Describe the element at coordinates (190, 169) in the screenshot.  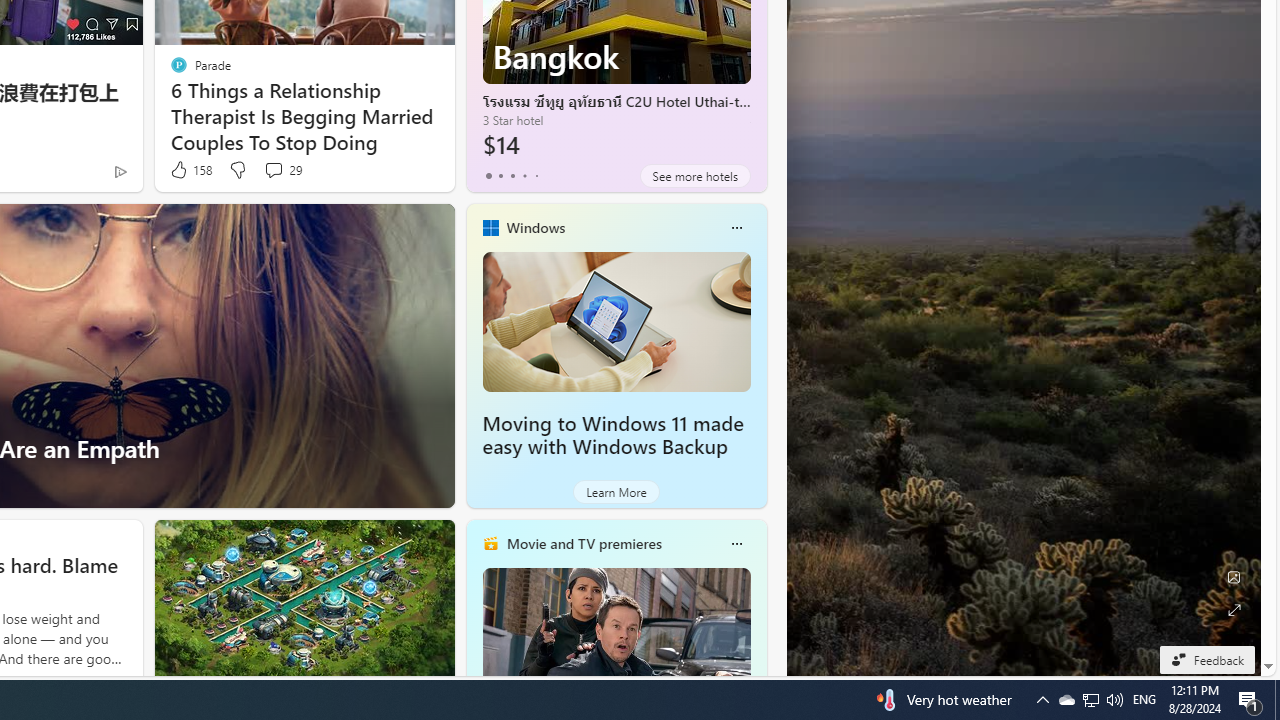
I see `'158 Like'` at that location.